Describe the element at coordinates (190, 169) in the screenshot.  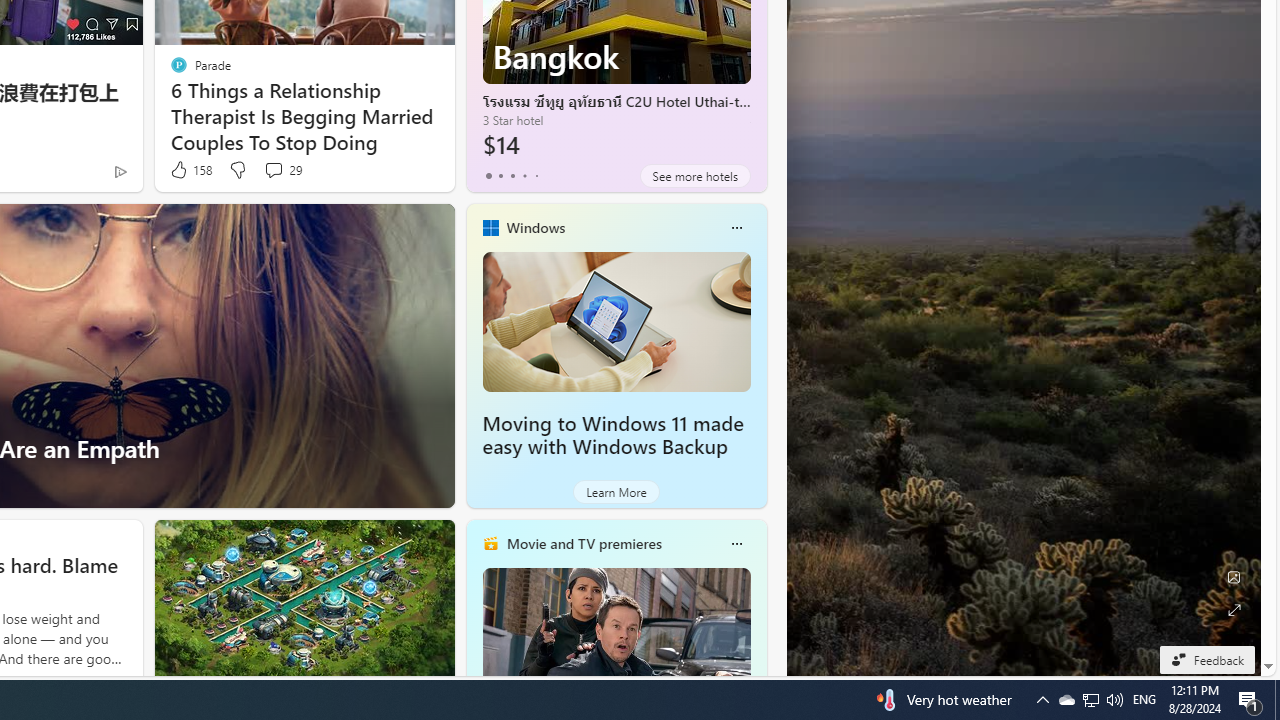
I see `'158 Like'` at that location.